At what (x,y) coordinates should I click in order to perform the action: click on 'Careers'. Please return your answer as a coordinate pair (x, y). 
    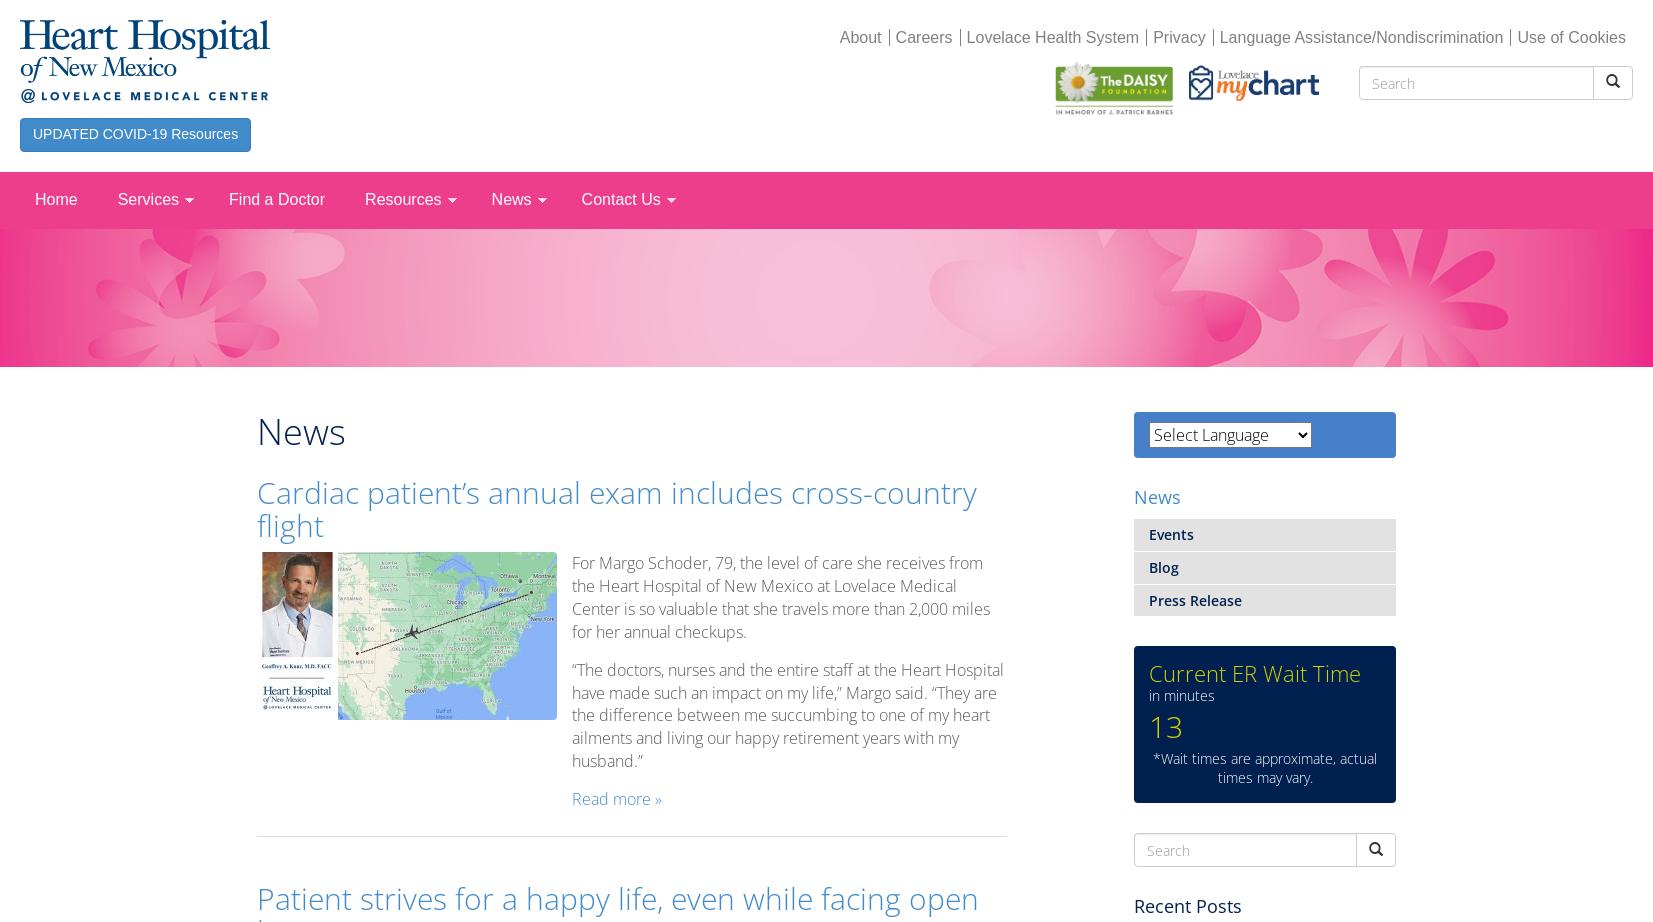
    Looking at the image, I should click on (923, 37).